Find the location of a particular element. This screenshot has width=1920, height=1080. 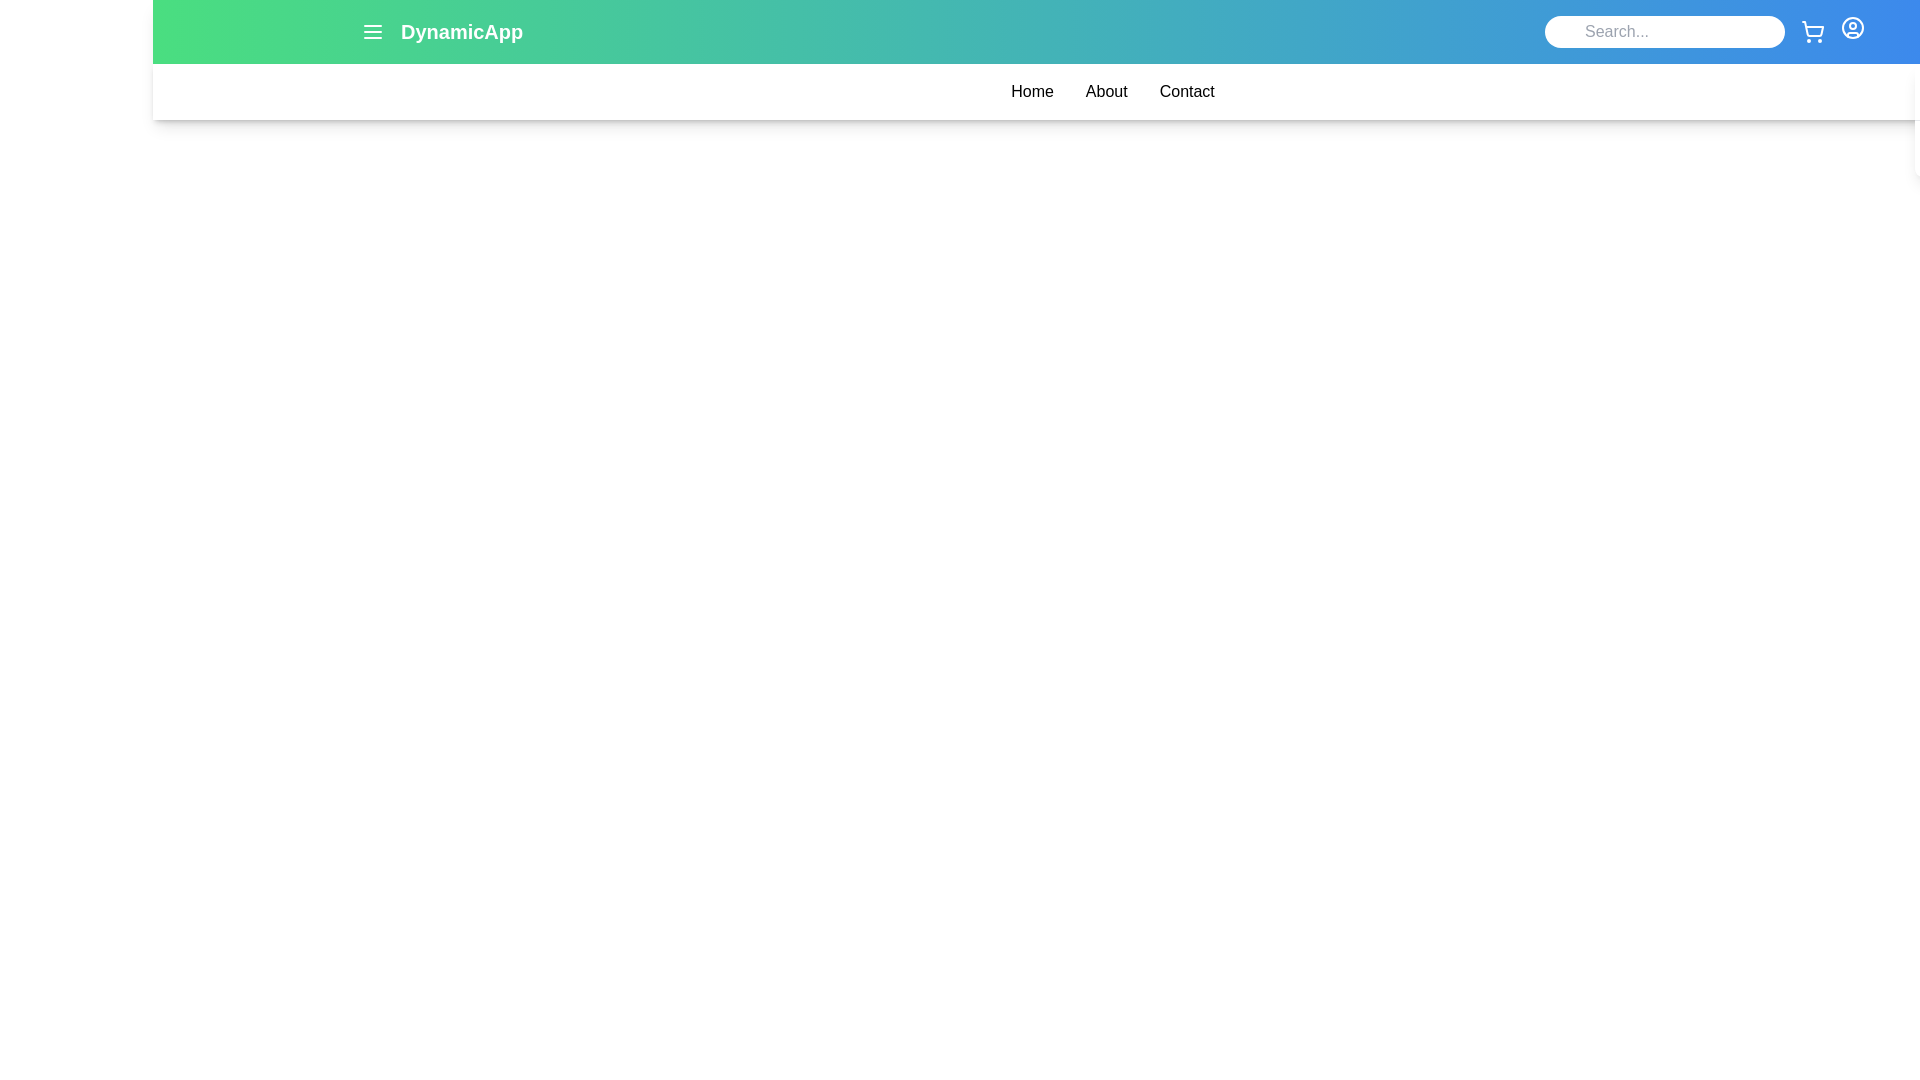

the shopping cart icon to toggle its visibility is located at coordinates (1813, 31).